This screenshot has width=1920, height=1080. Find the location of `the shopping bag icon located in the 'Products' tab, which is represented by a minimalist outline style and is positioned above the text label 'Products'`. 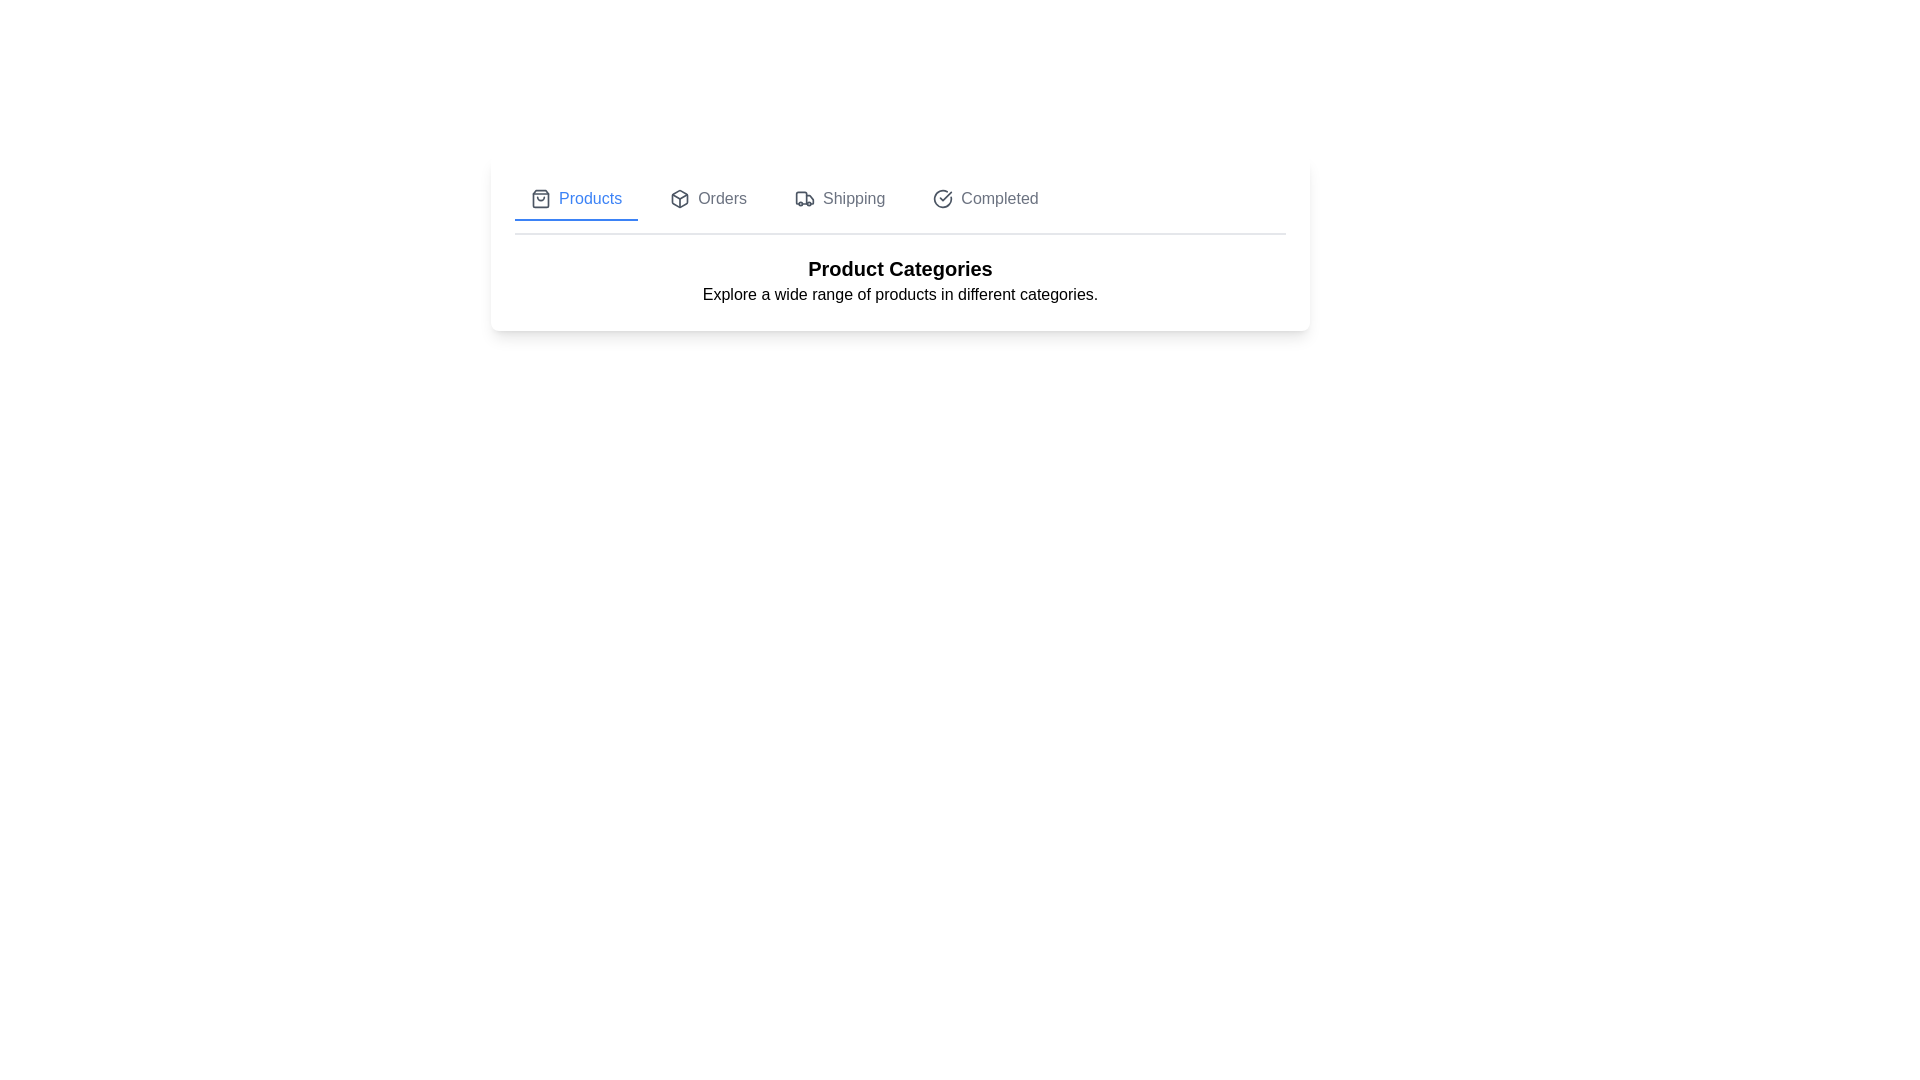

the shopping bag icon located in the 'Products' tab, which is represented by a minimalist outline style and is positioned above the text label 'Products' is located at coordinates (541, 199).